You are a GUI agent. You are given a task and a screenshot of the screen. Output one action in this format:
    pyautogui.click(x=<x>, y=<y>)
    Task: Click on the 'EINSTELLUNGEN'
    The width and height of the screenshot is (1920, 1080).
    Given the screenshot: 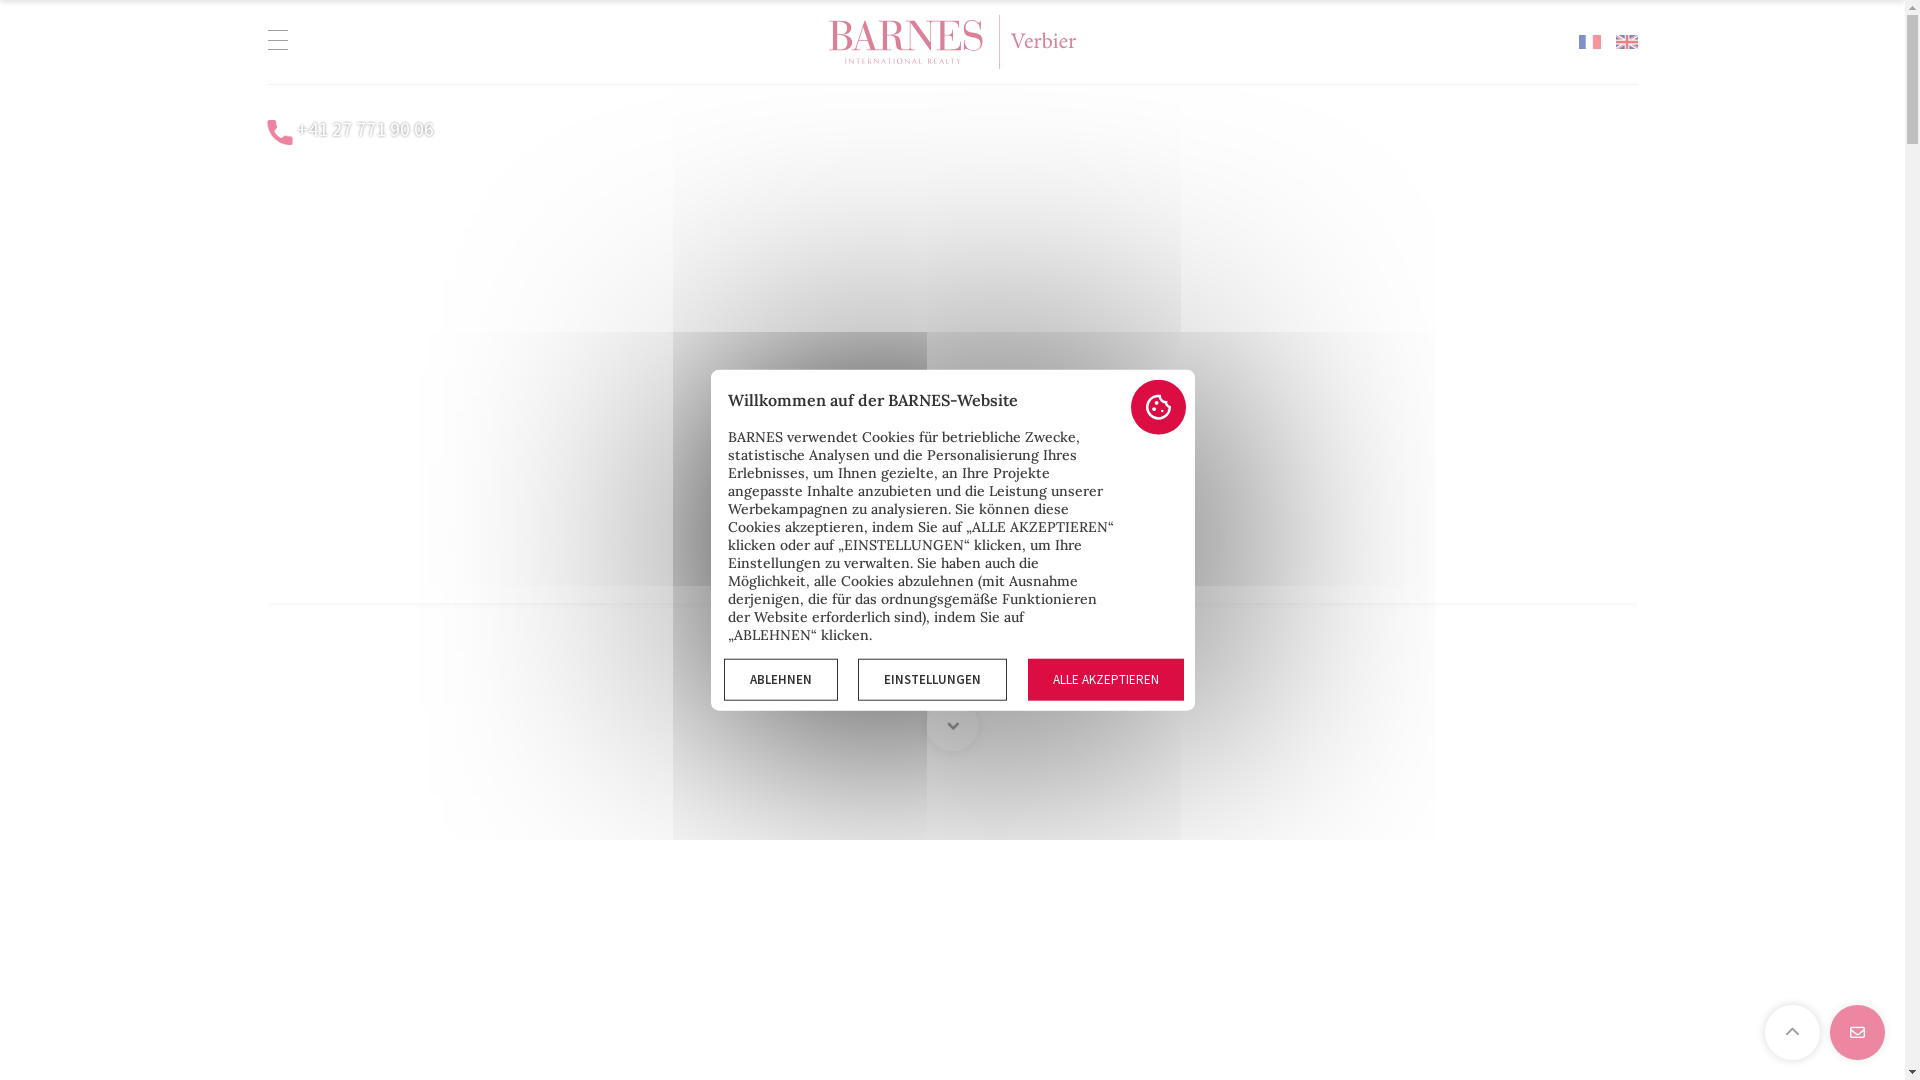 What is the action you would take?
    pyautogui.click(x=931, y=678)
    